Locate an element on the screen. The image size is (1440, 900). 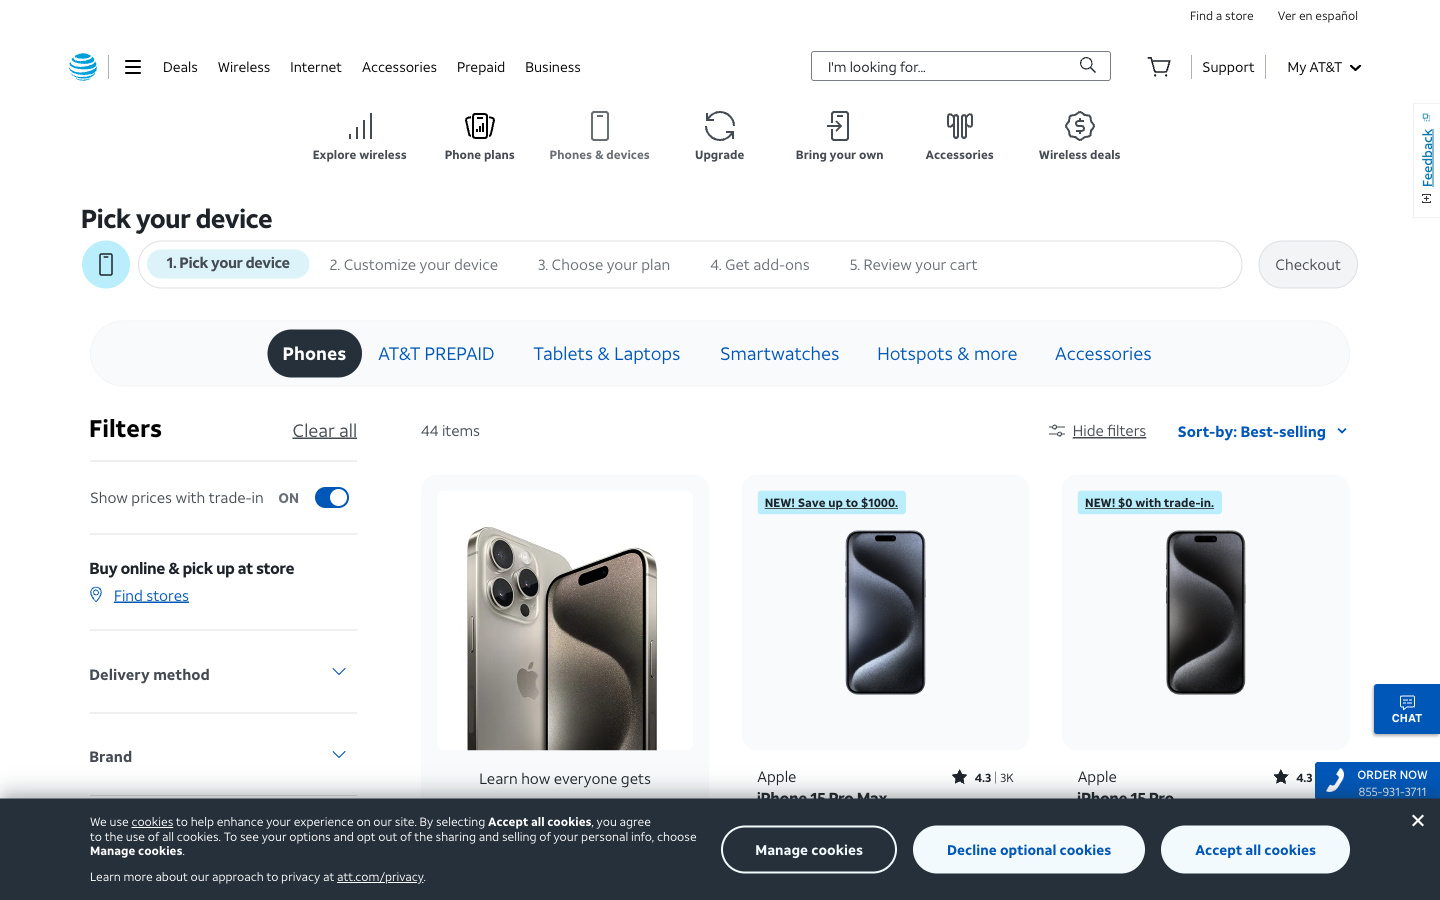
the support page is located at coordinates (1227, 65).